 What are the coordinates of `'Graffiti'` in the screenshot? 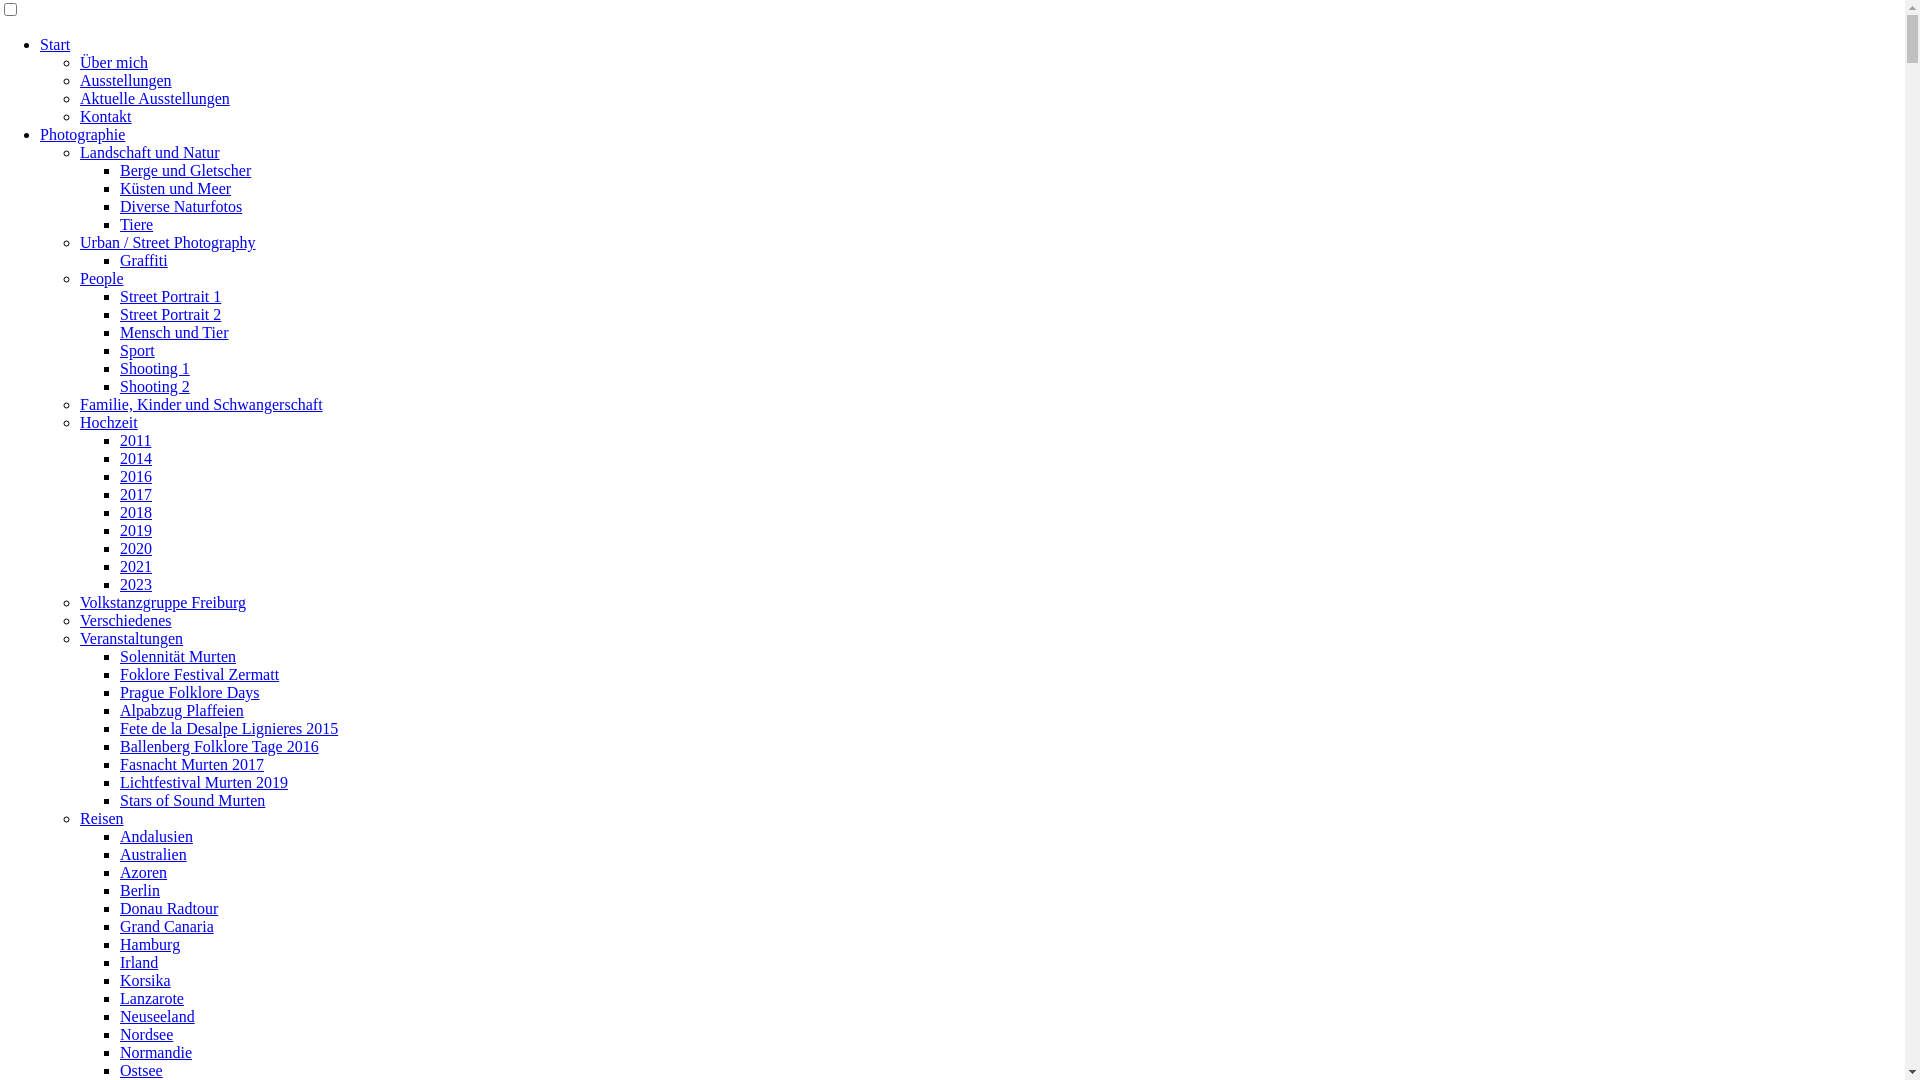 It's located at (143, 259).